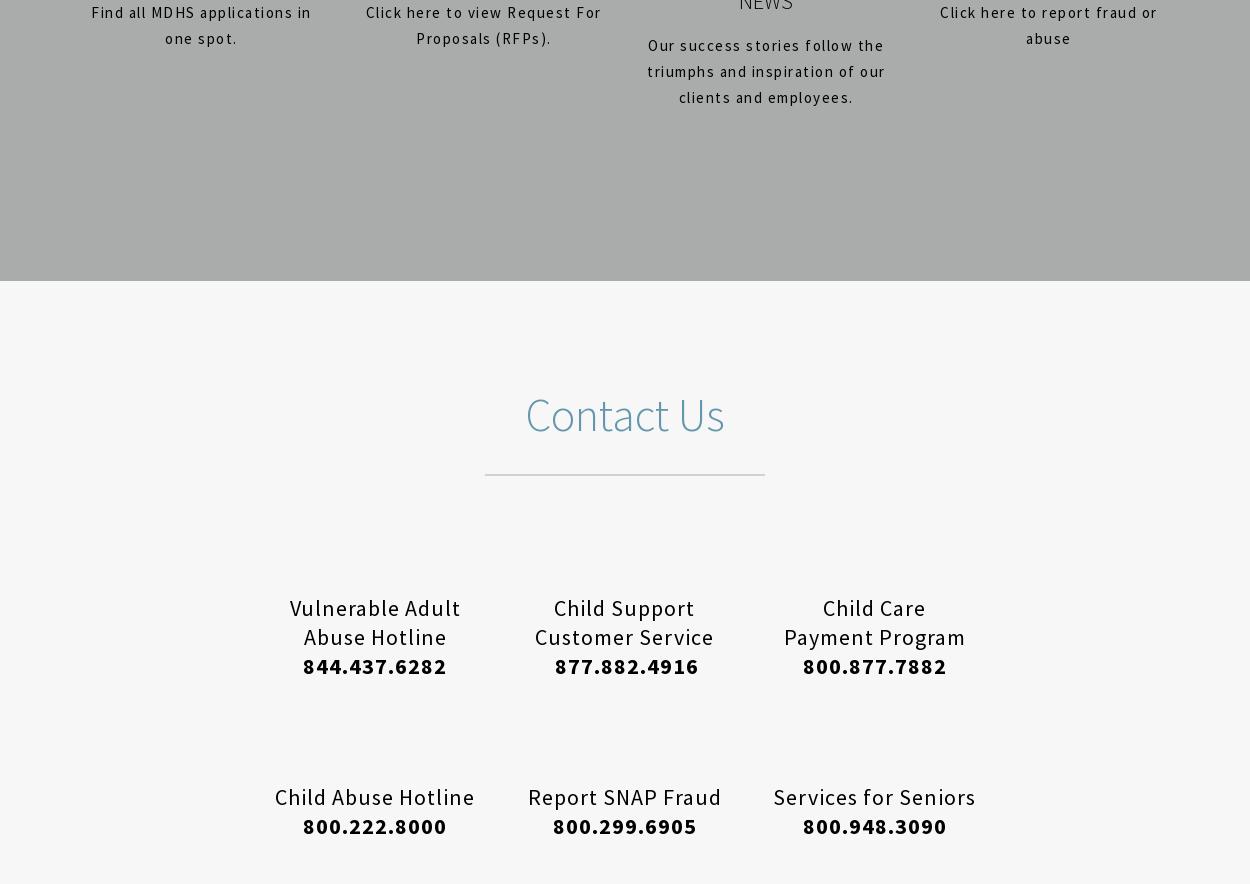 The image size is (1250, 884). Describe the element at coordinates (373, 607) in the screenshot. I see `'Vulnerable Adult'` at that location.